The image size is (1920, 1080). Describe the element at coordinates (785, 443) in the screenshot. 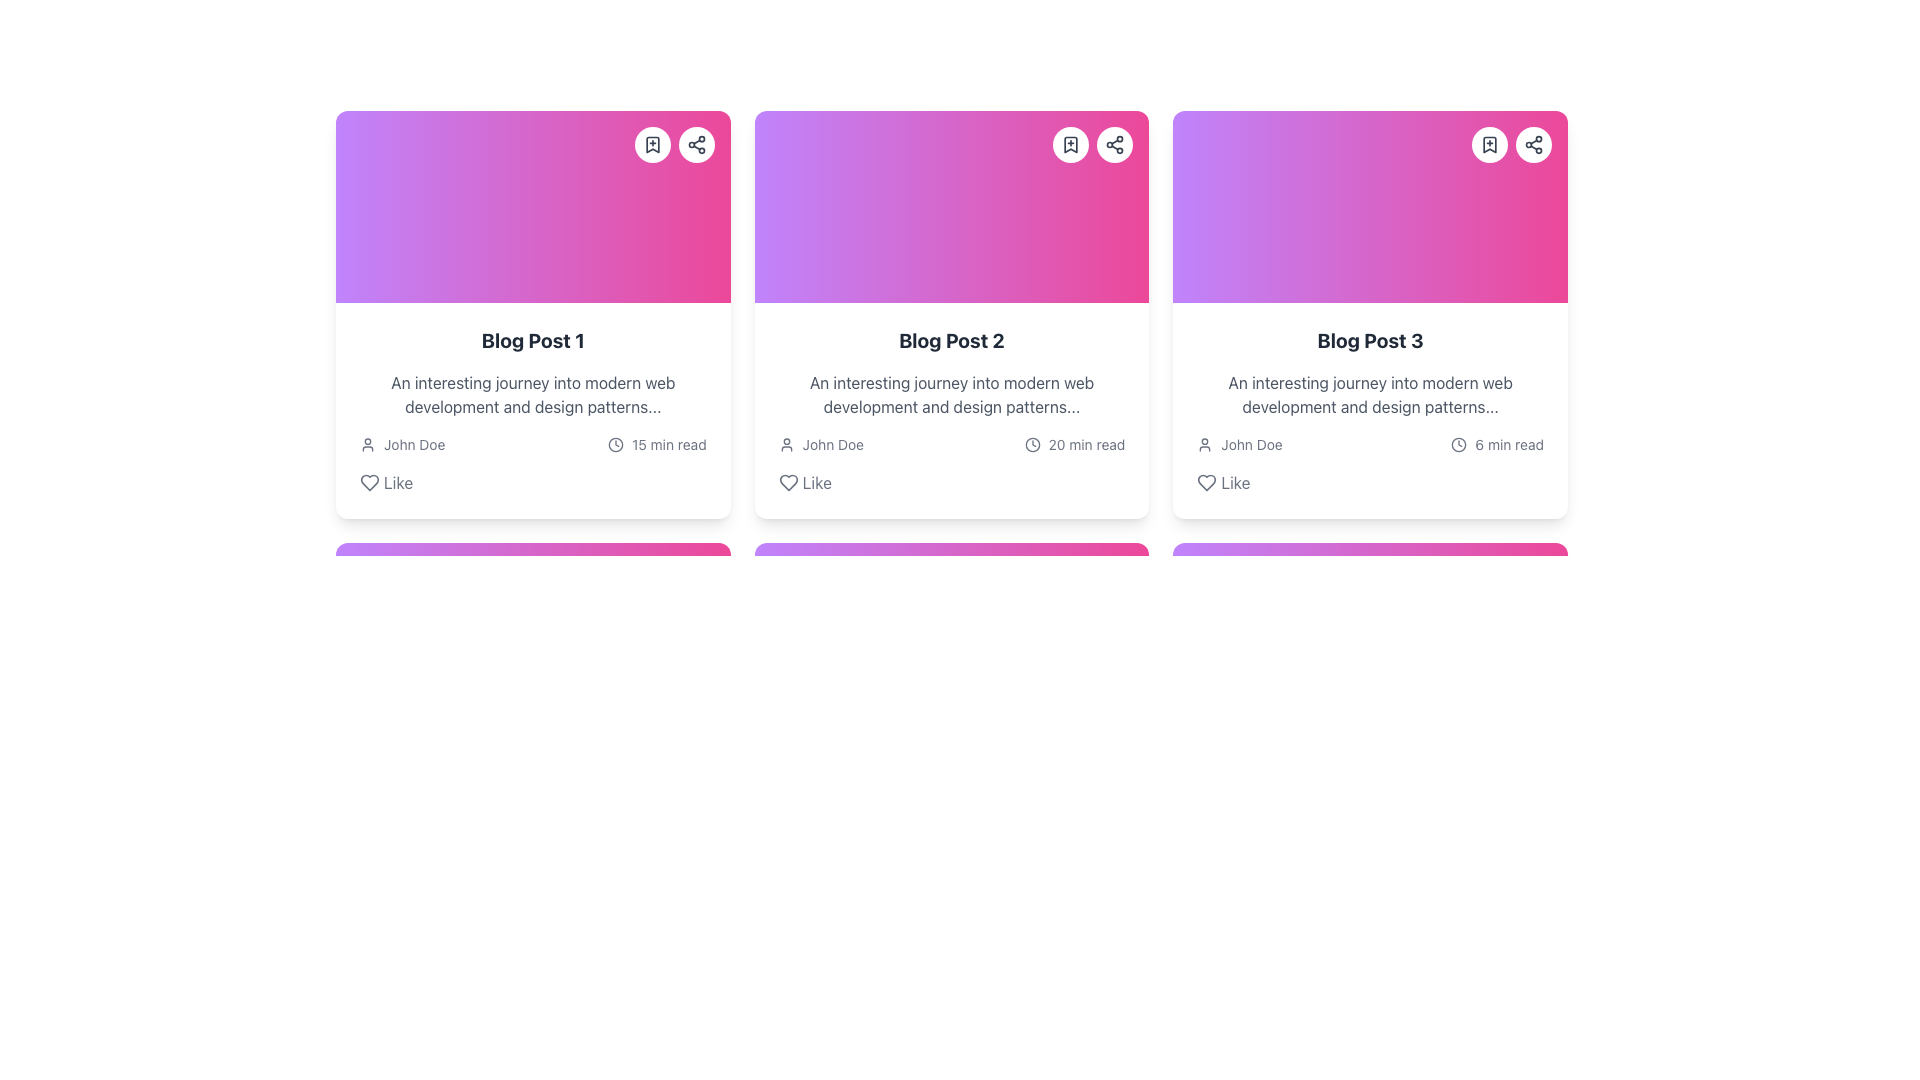

I see `the user SVG icon located to the left of the 'John Doe' text in the bottom section of the 'Blog Post 1' card` at that location.